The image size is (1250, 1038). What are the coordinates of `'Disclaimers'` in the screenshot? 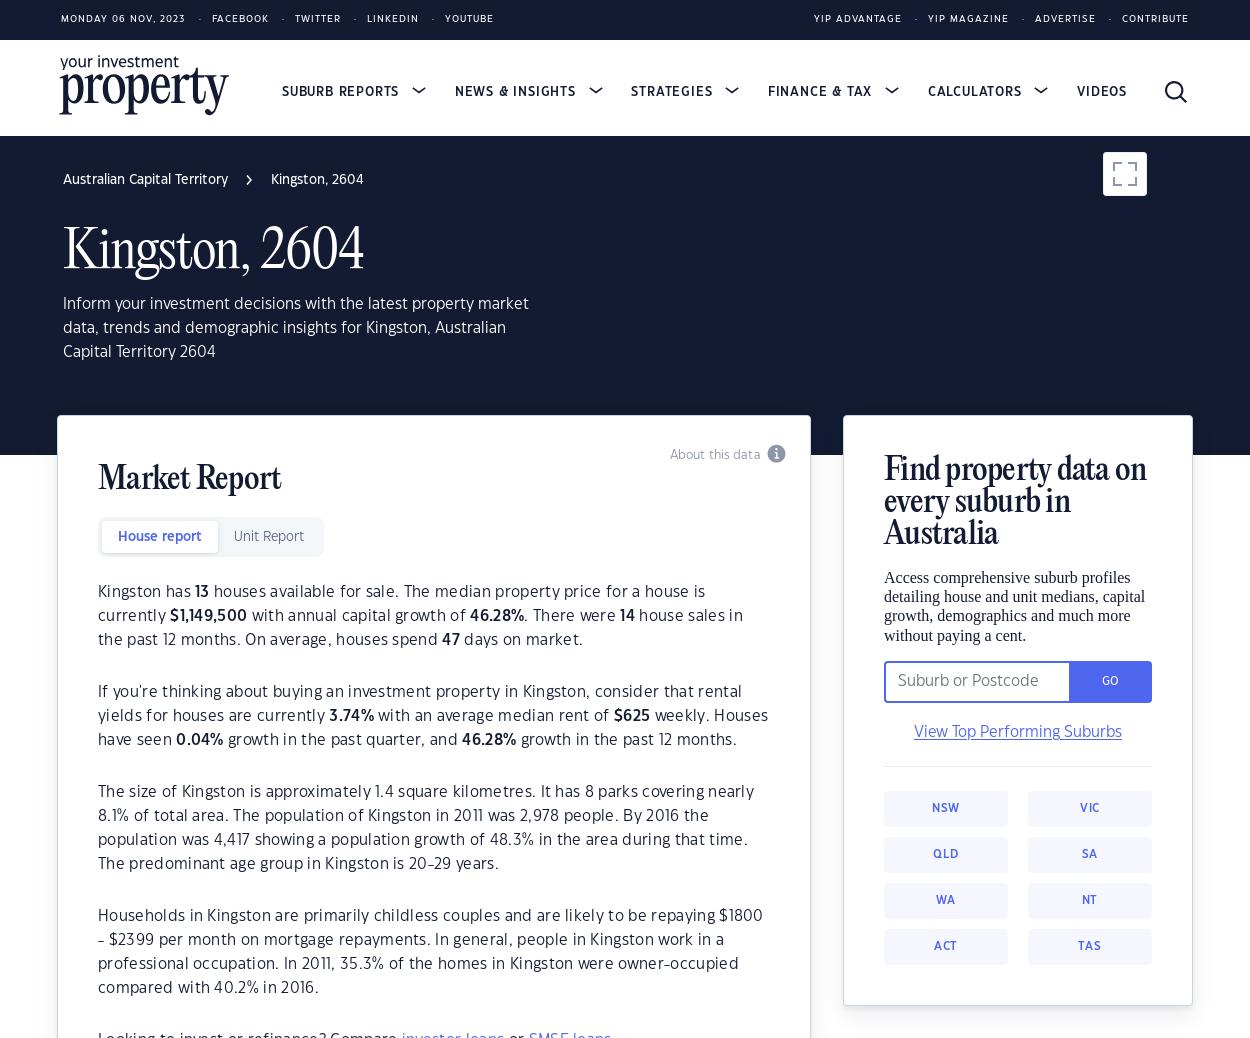 It's located at (114, 554).